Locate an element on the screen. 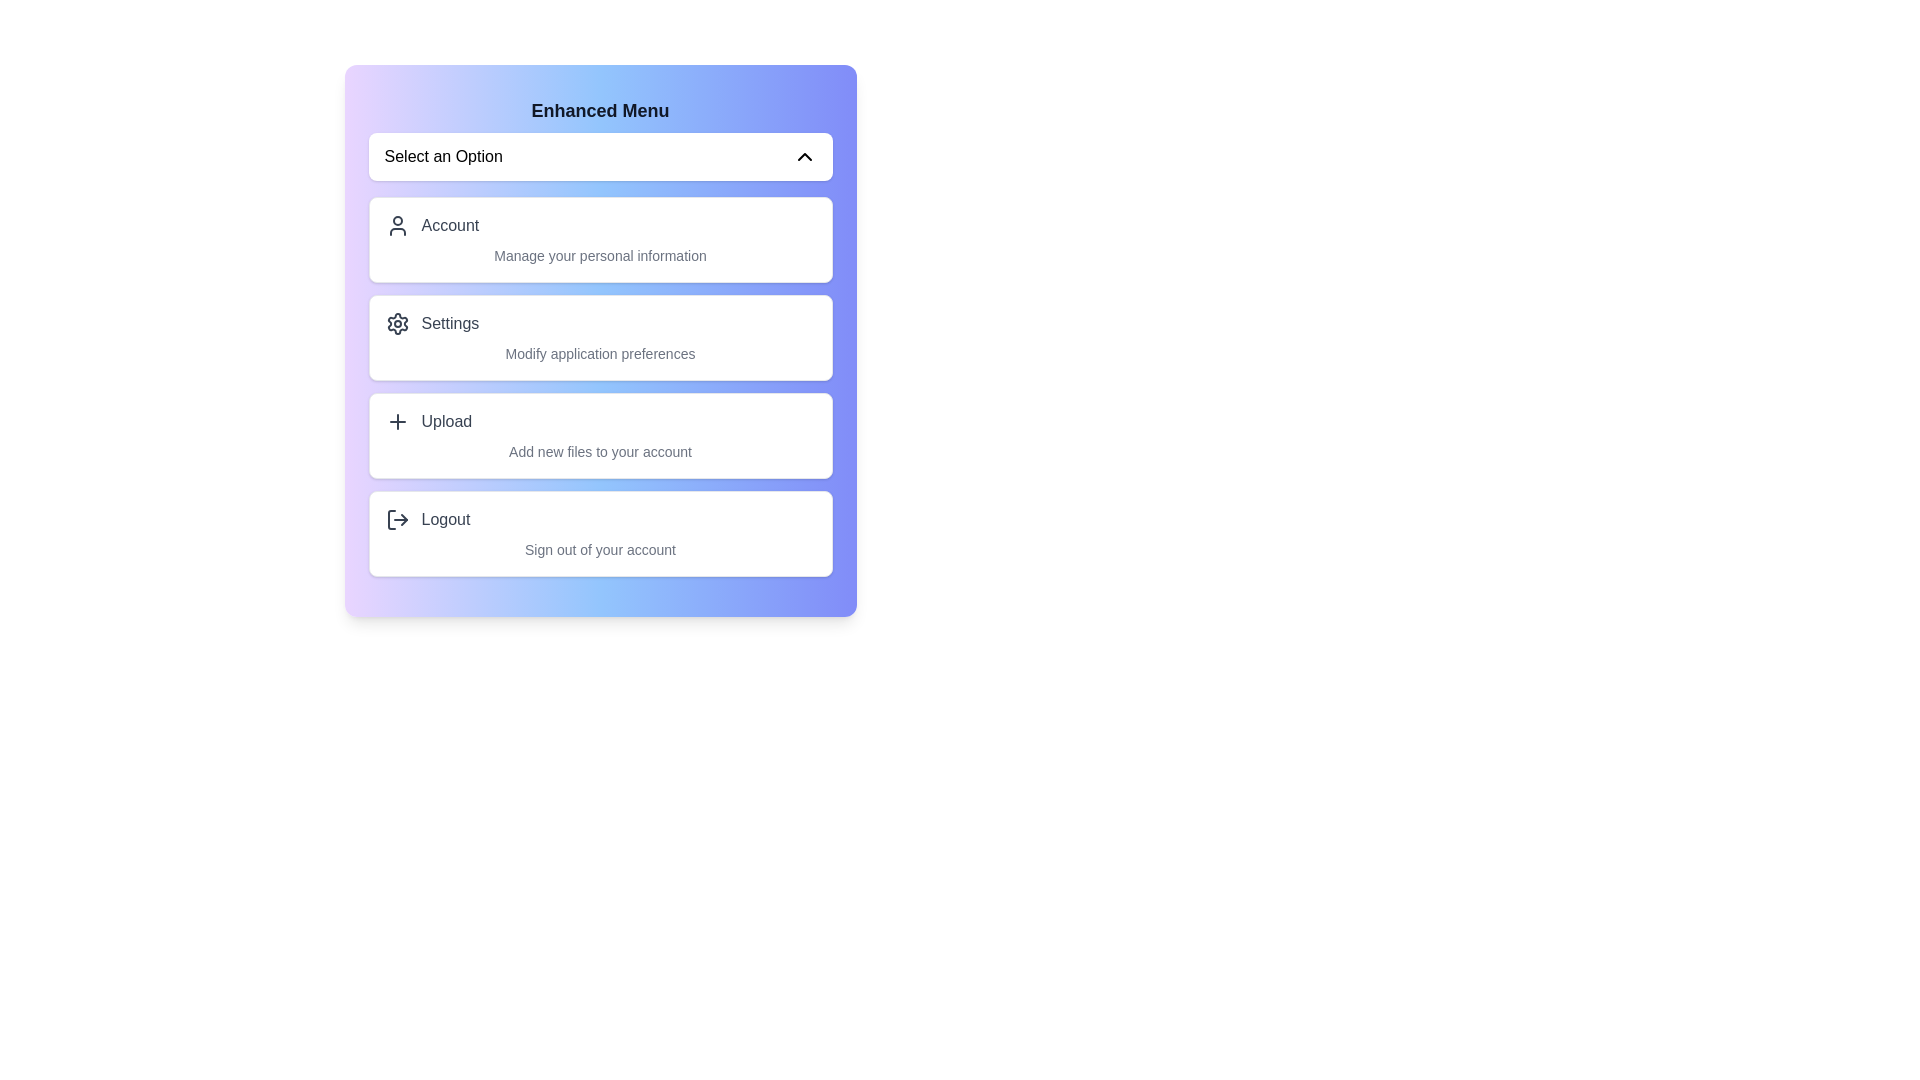 The width and height of the screenshot is (1920, 1080). the icon corresponding to Logout is located at coordinates (397, 519).